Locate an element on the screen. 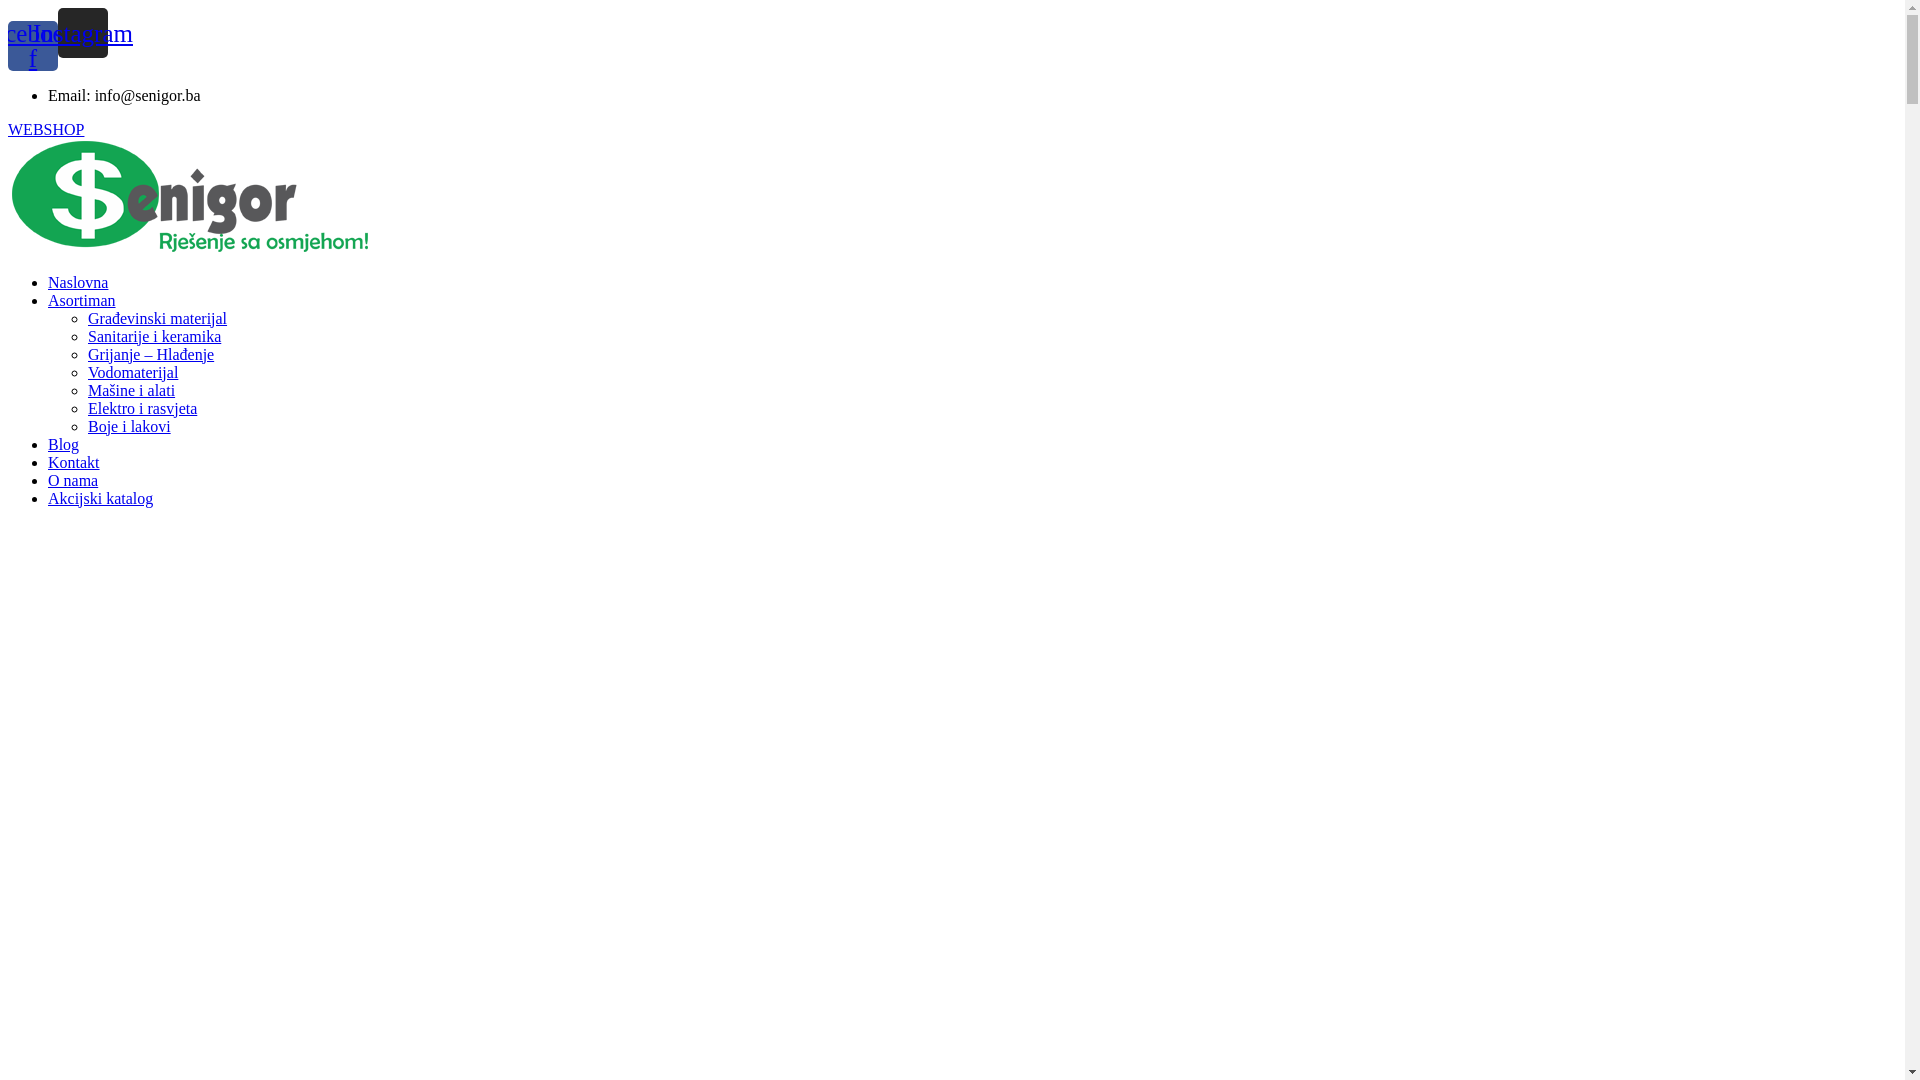 Image resolution: width=1920 pixels, height=1080 pixels. 'Naslovna' is located at coordinates (48, 282).